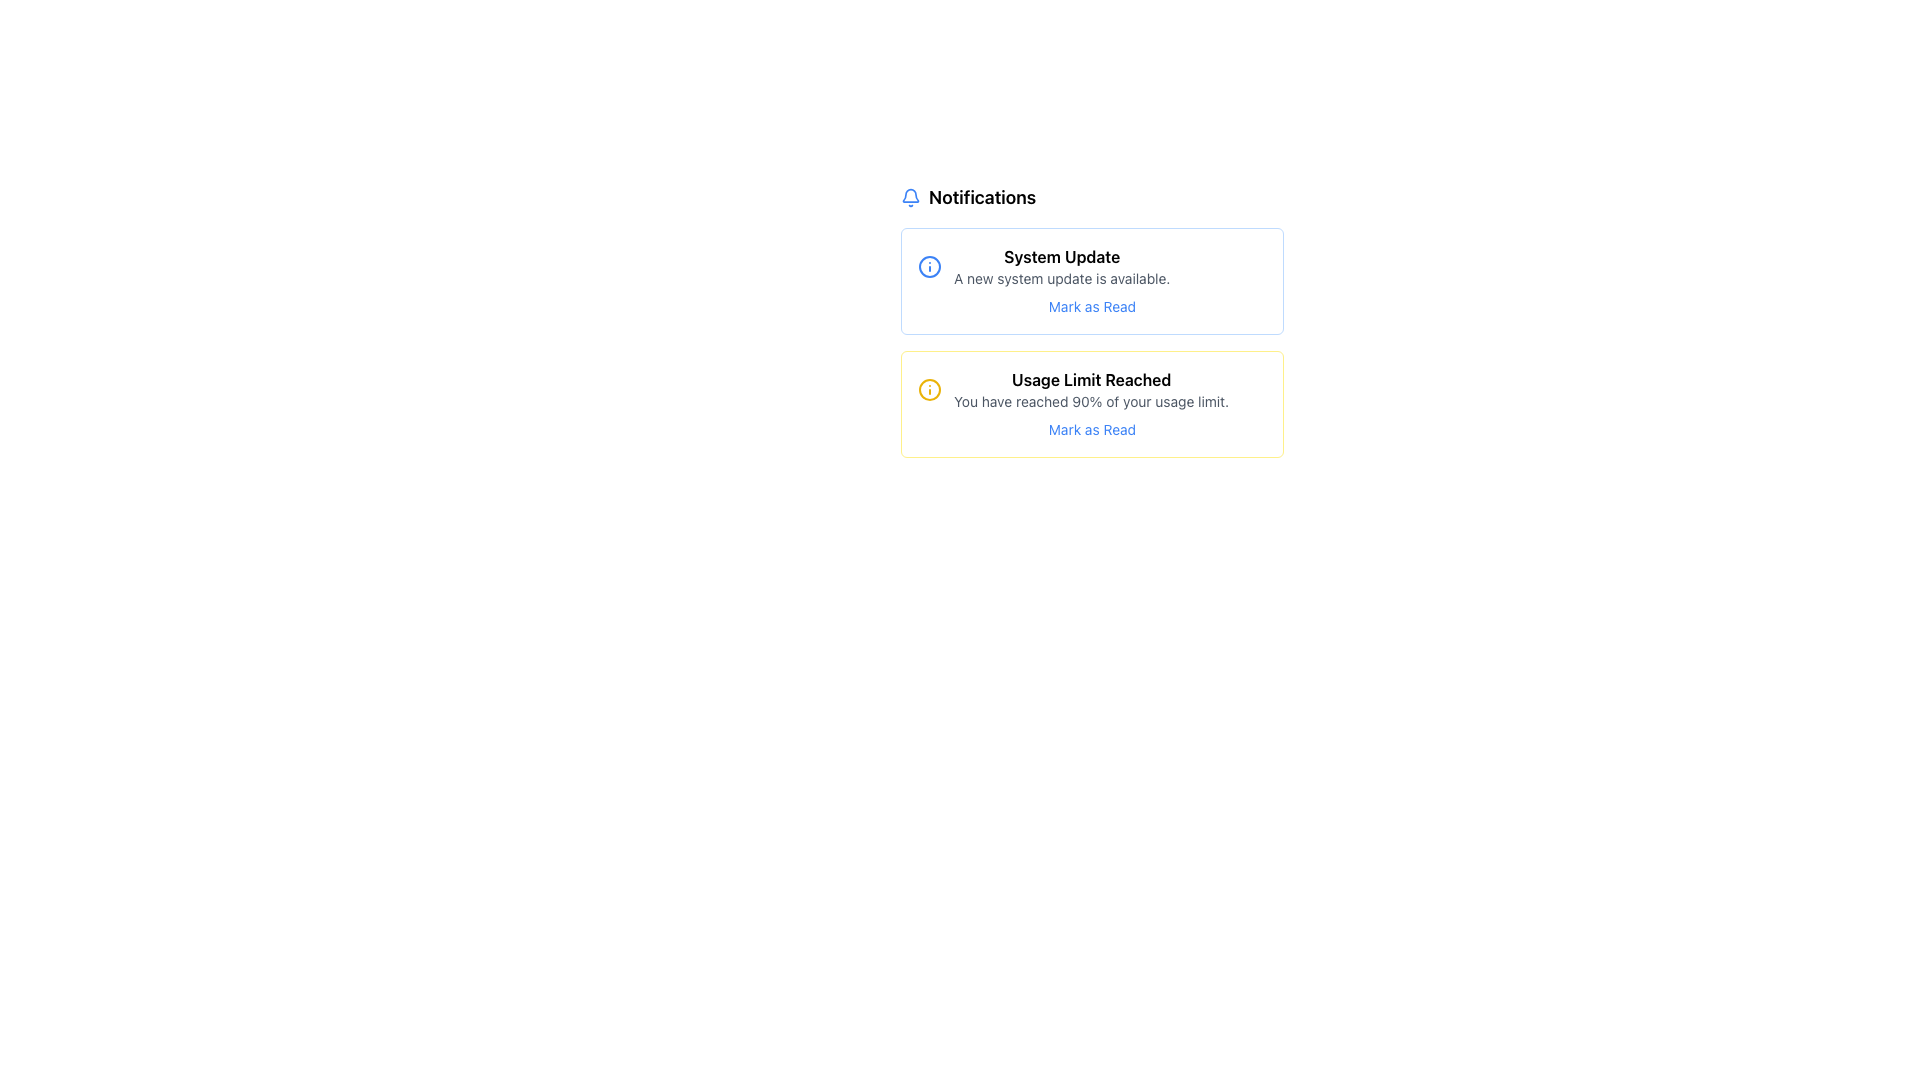  I want to click on the bold text 'System Update' located at the top of the notification card with light blue borders, so click(1061, 256).